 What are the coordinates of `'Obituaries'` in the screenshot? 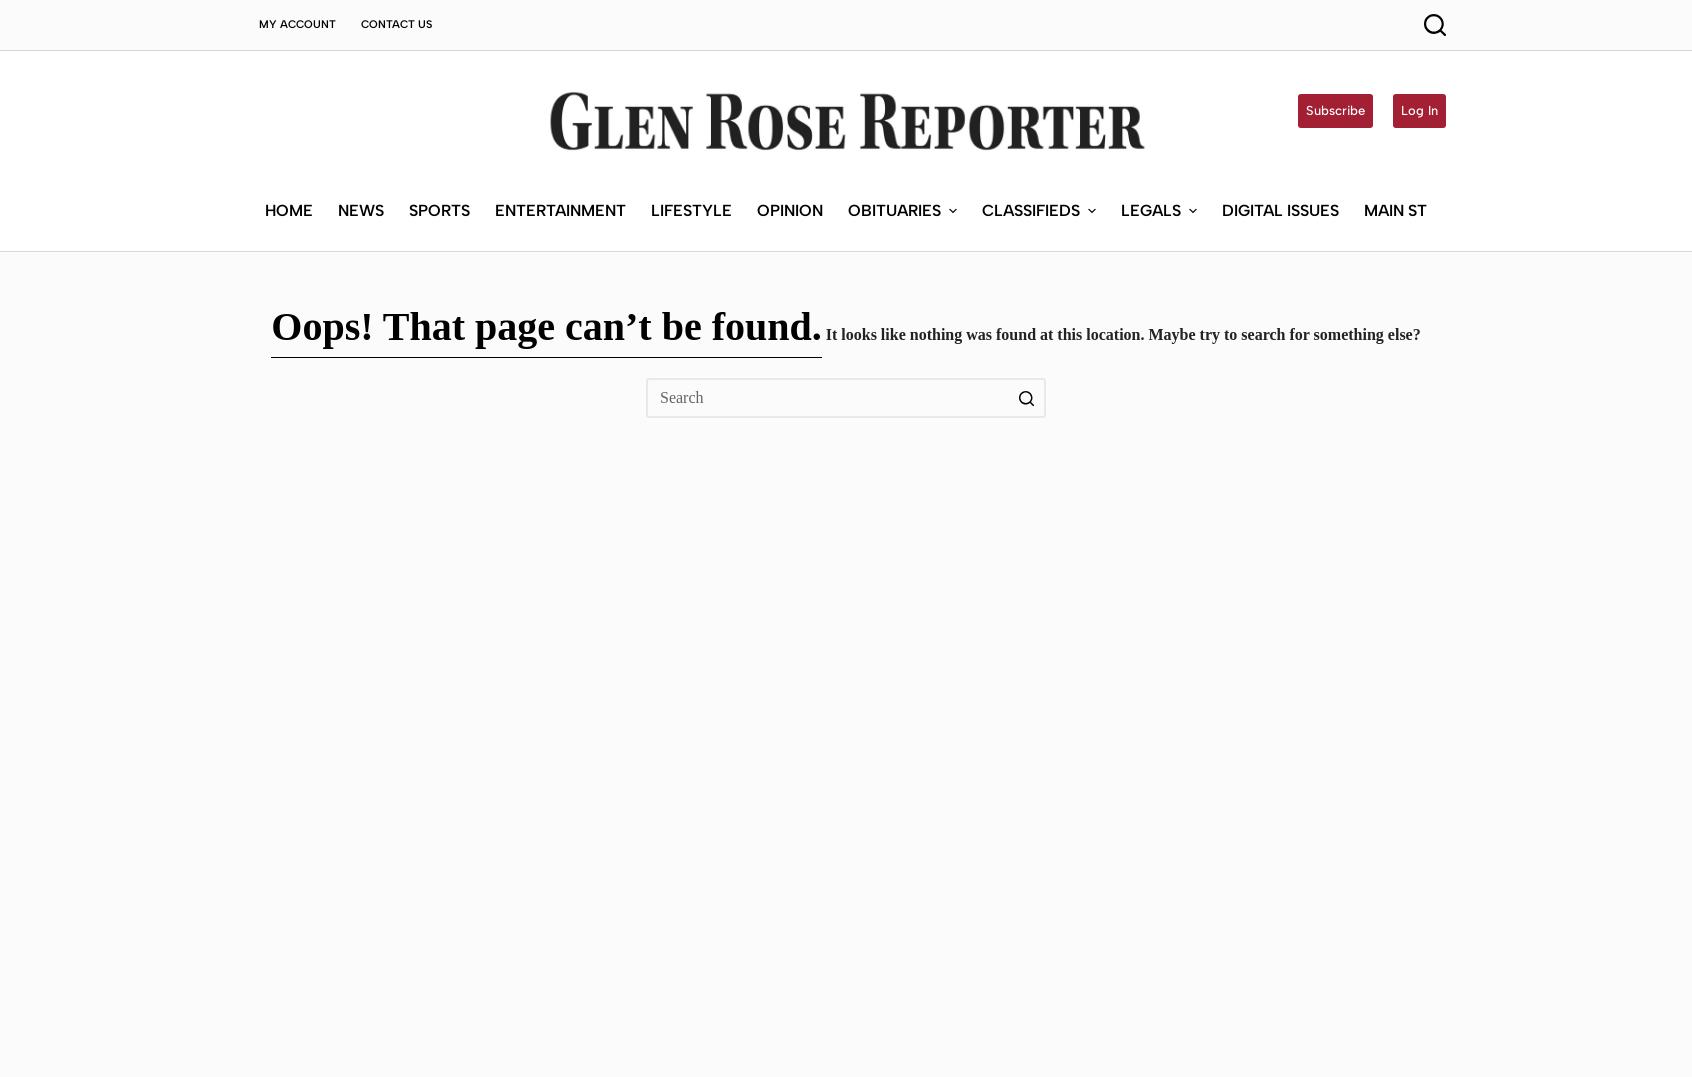 It's located at (892, 63).